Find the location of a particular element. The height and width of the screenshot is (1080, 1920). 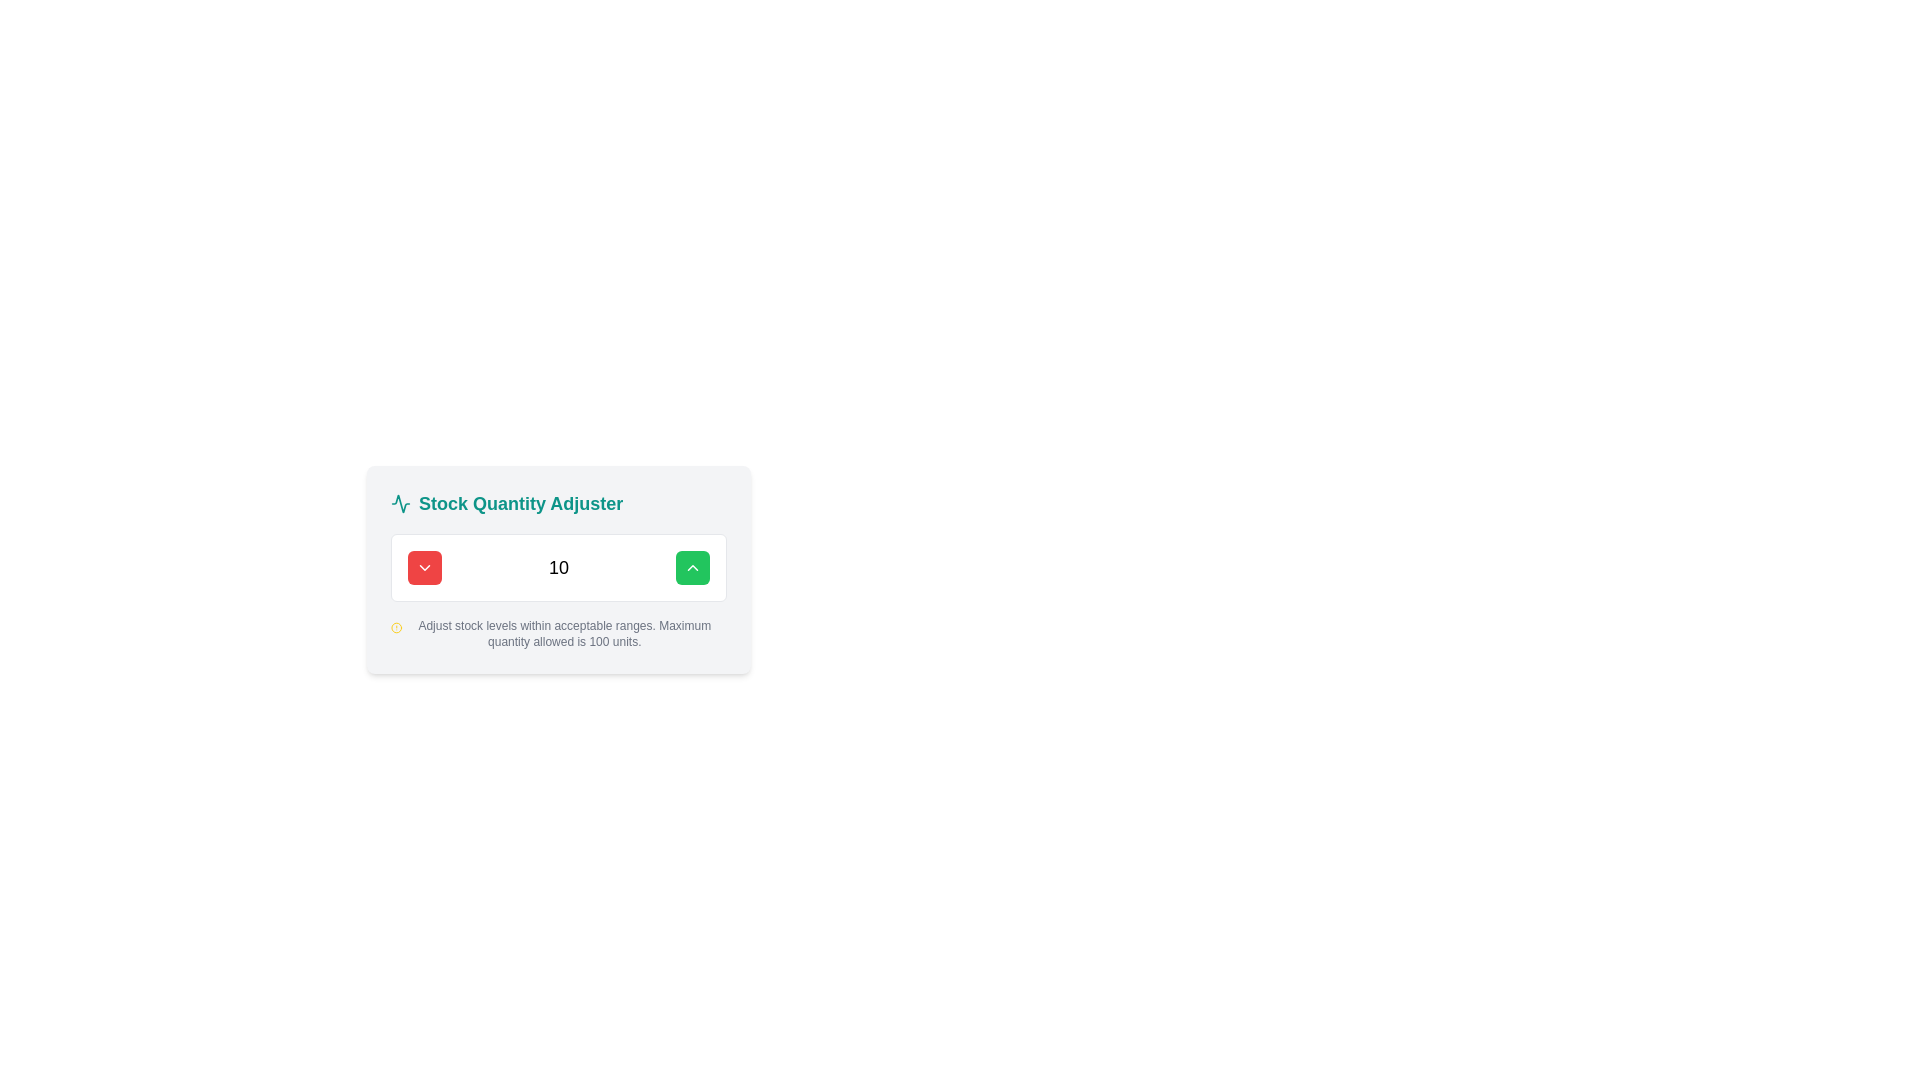

informative text displayed in gray font about adjusting stock levels located beneath the stock adjustment controls is located at coordinates (563, 633).